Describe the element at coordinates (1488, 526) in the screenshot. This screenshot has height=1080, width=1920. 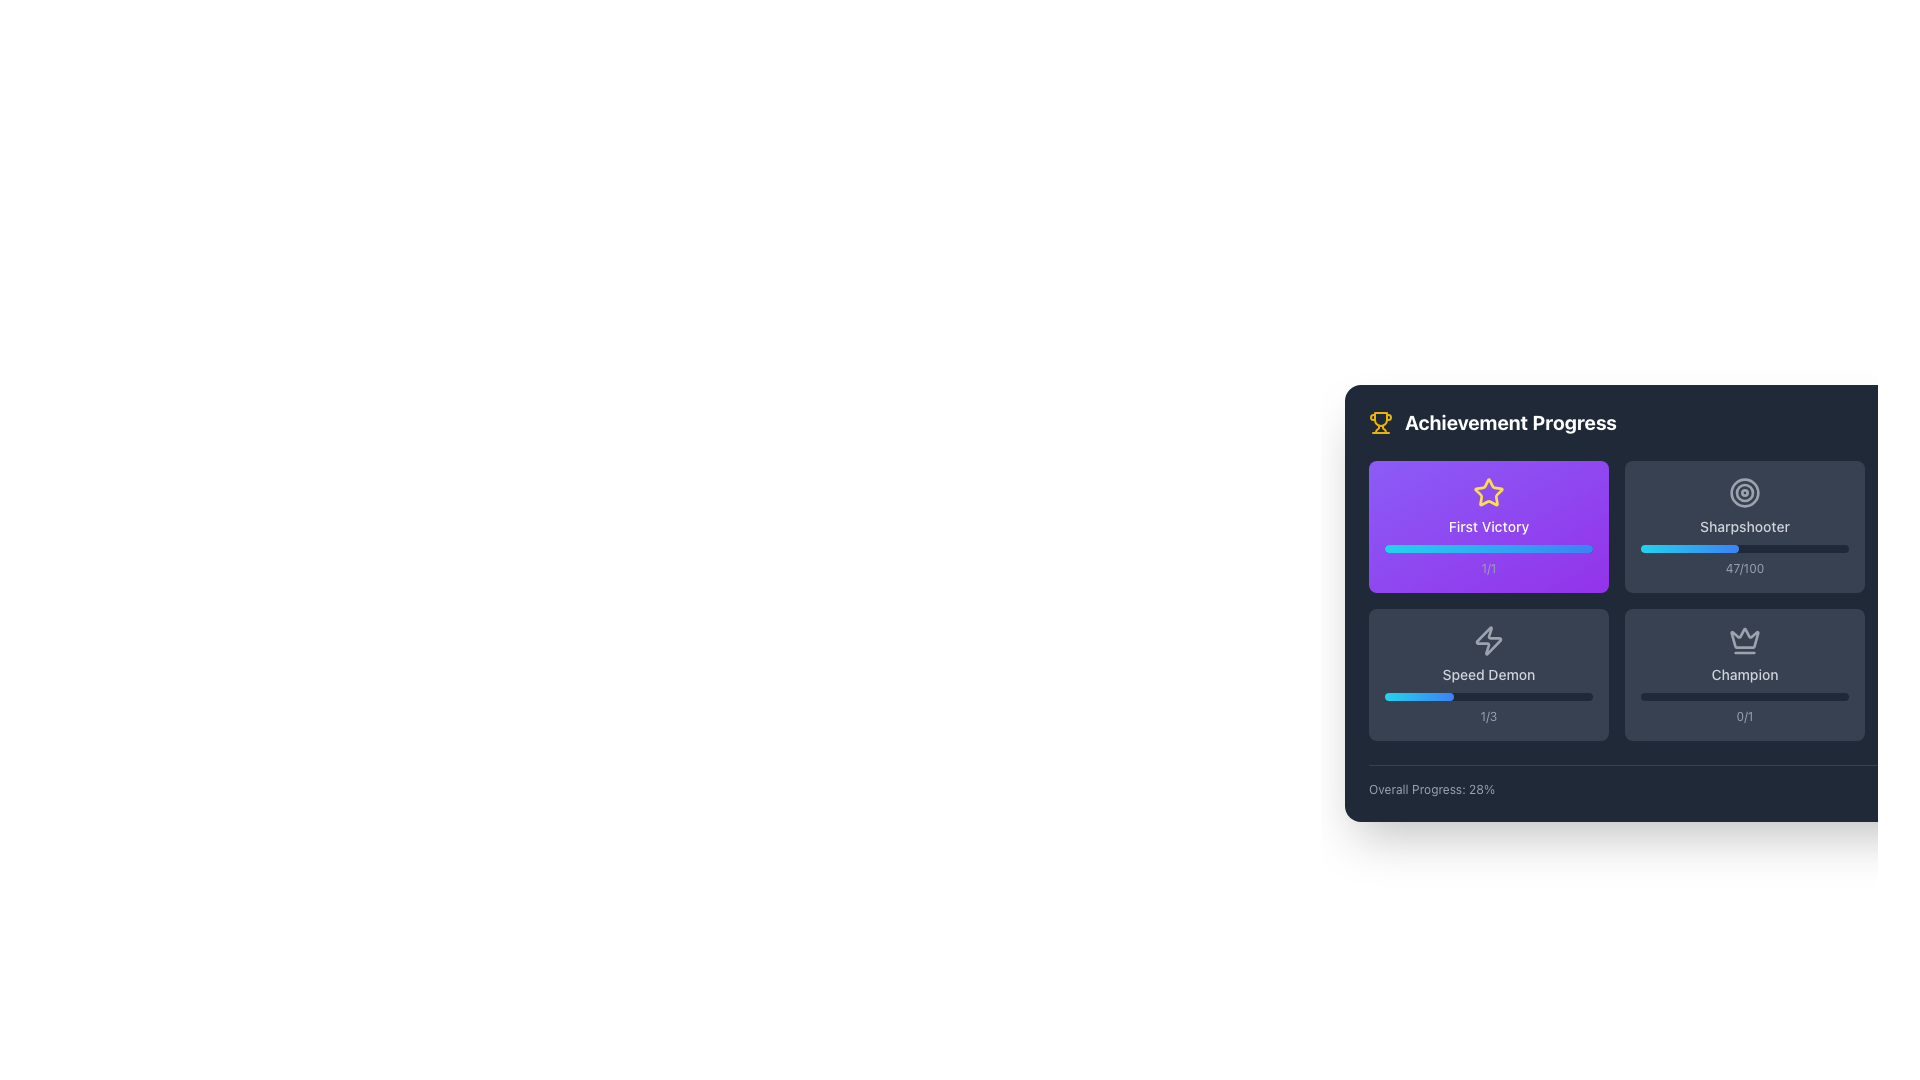
I see `the 'First Victory' text label, which is bold and white, located on a light purple background in the top left card of the 'Achievement Progress' section` at that location.